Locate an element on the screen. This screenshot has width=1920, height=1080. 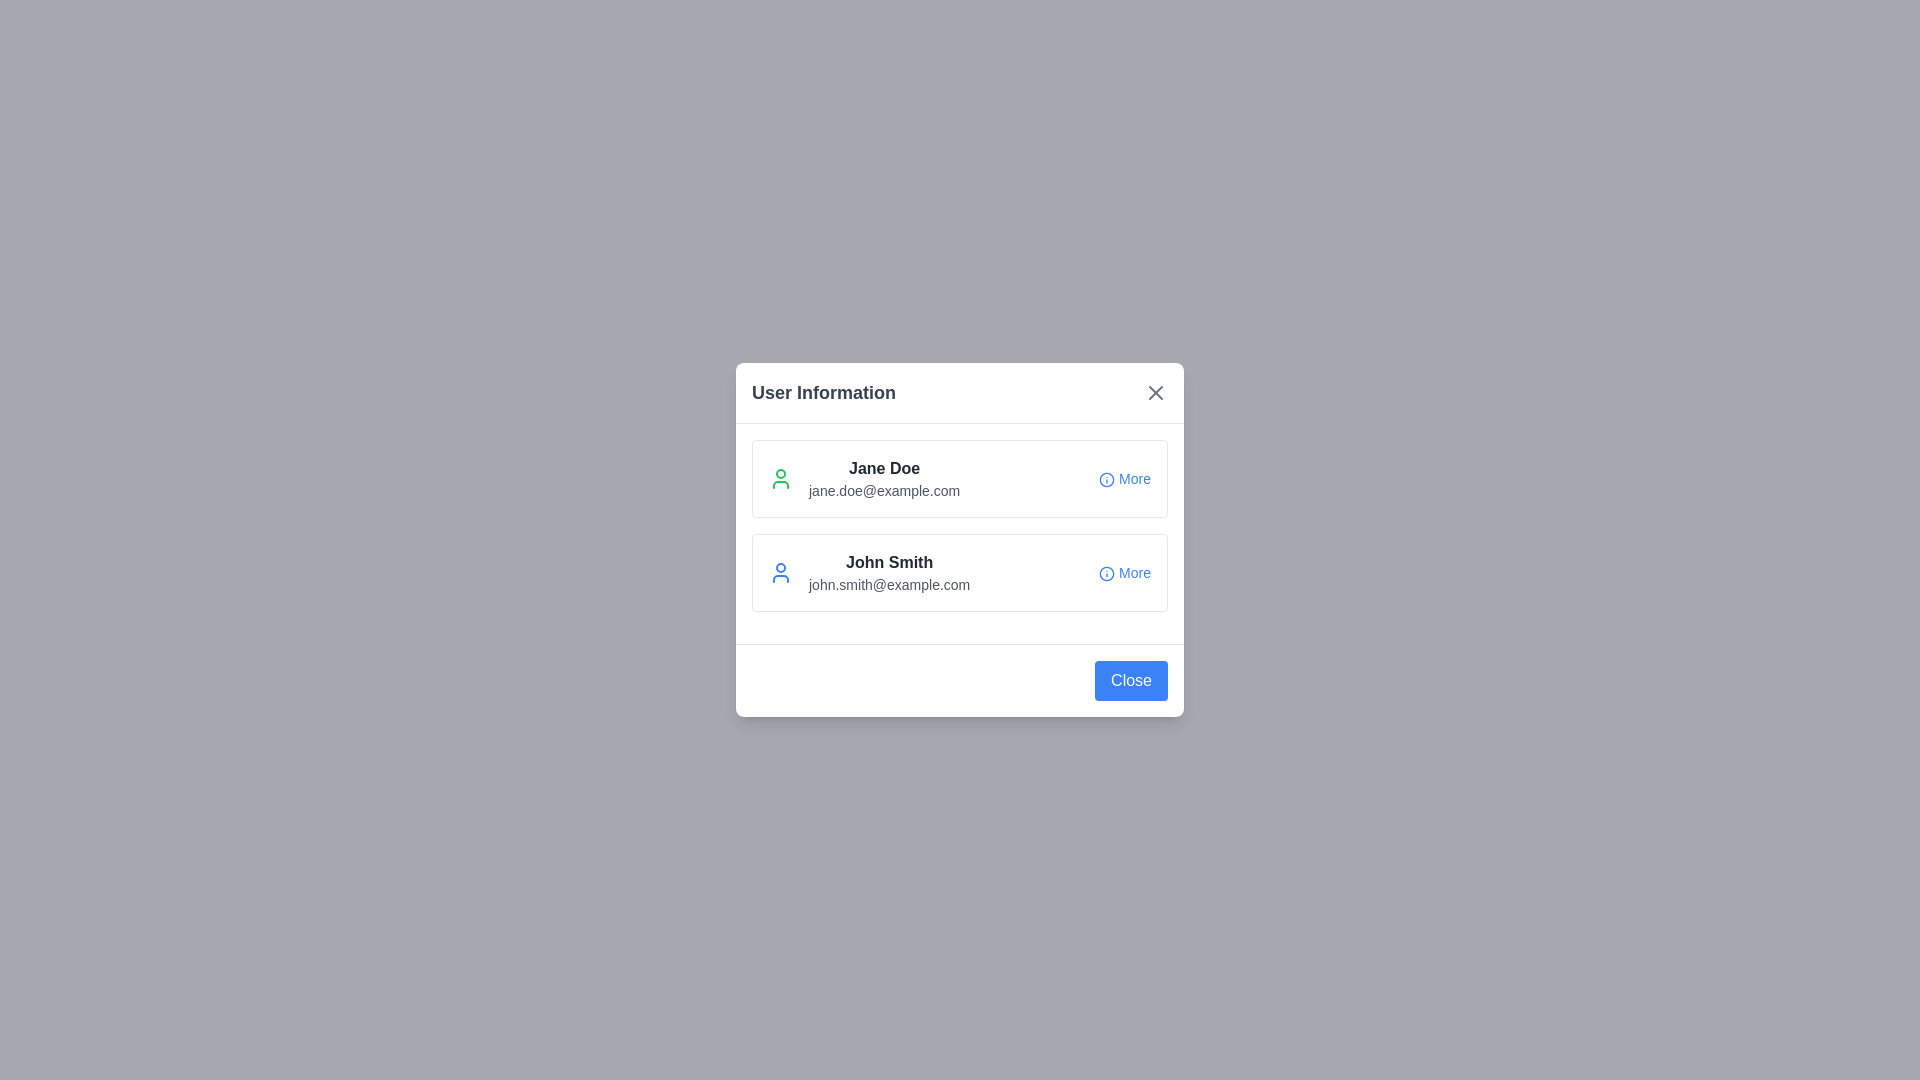
the 'More' button for John Smith is located at coordinates (1124, 573).